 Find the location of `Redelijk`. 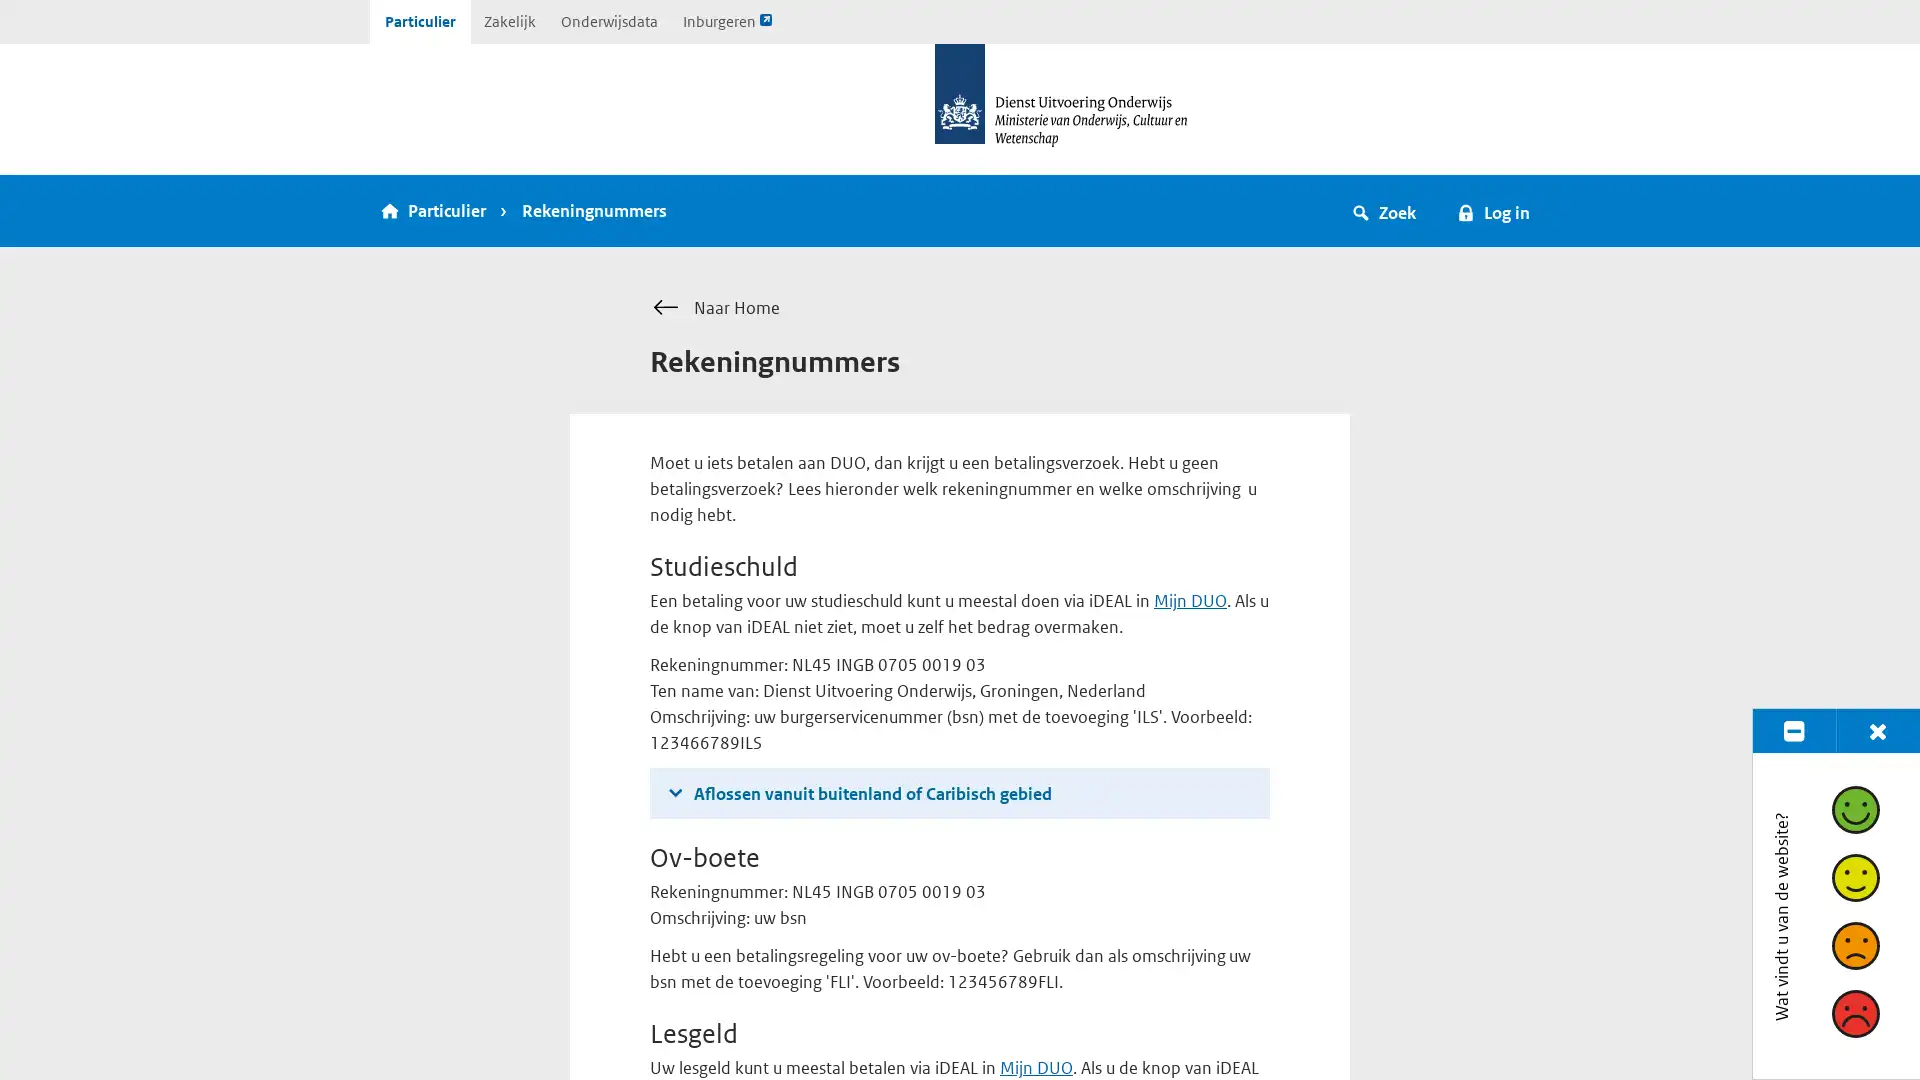

Redelijk is located at coordinates (1853, 875).